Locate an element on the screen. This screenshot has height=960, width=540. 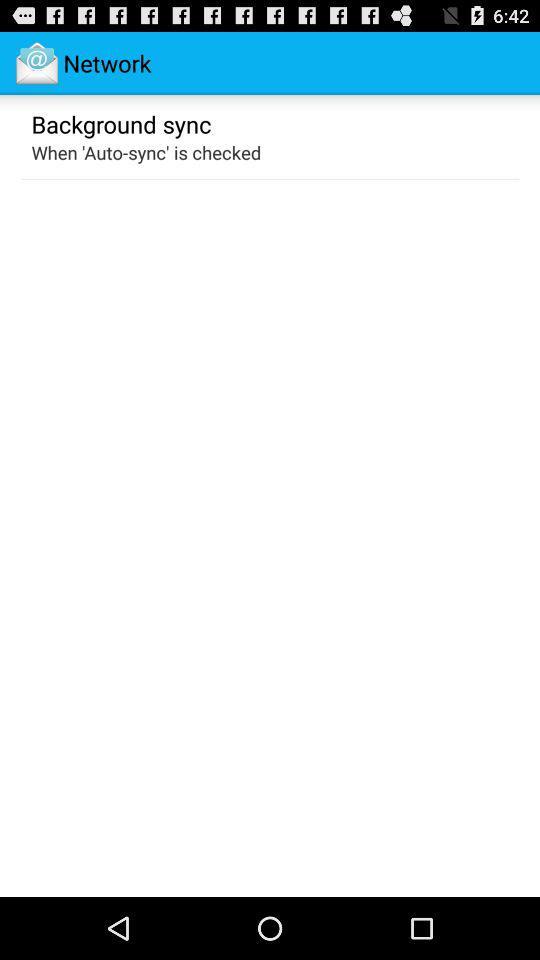
app below background sync item is located at coordinates (145, 151).